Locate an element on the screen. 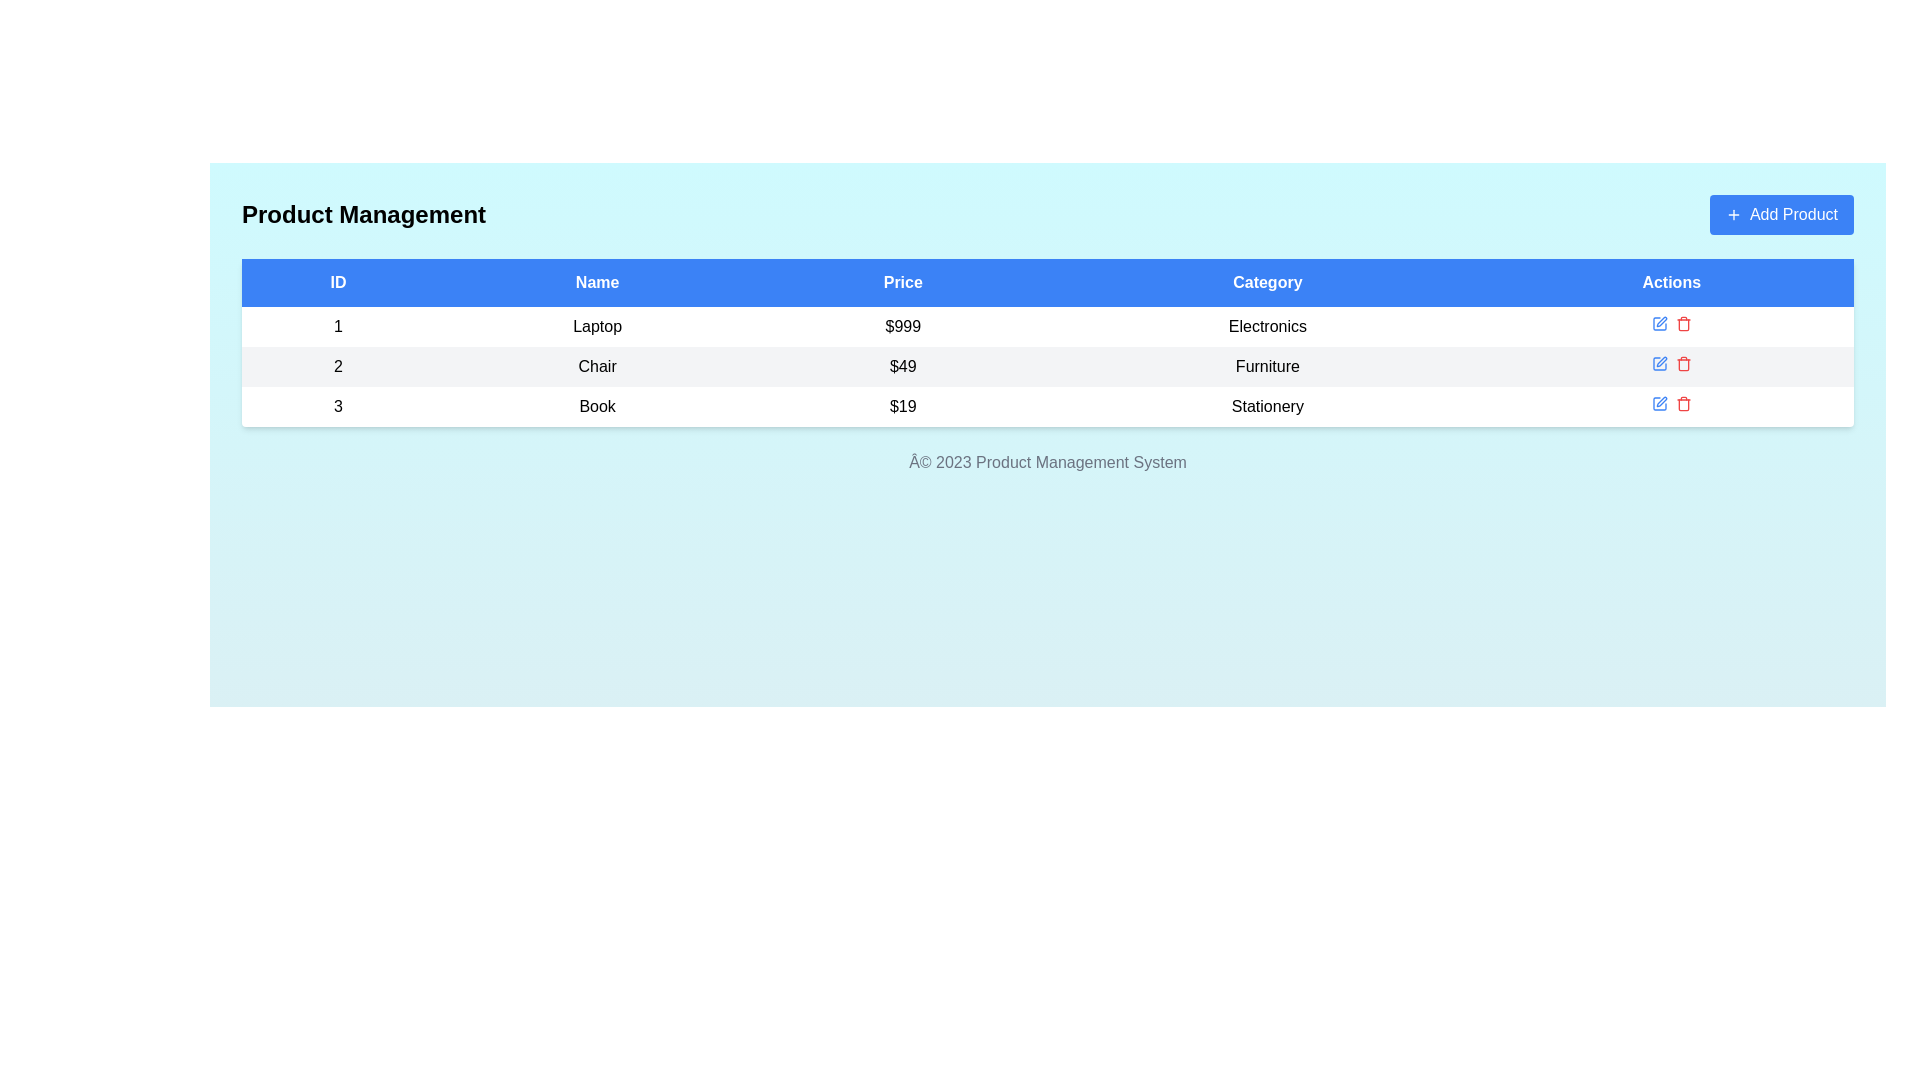 This screenshot has width=1920, height=1080. the editing icon button located in the 'Actions' column of the third row in the table is located at coordinates (1661, 401).